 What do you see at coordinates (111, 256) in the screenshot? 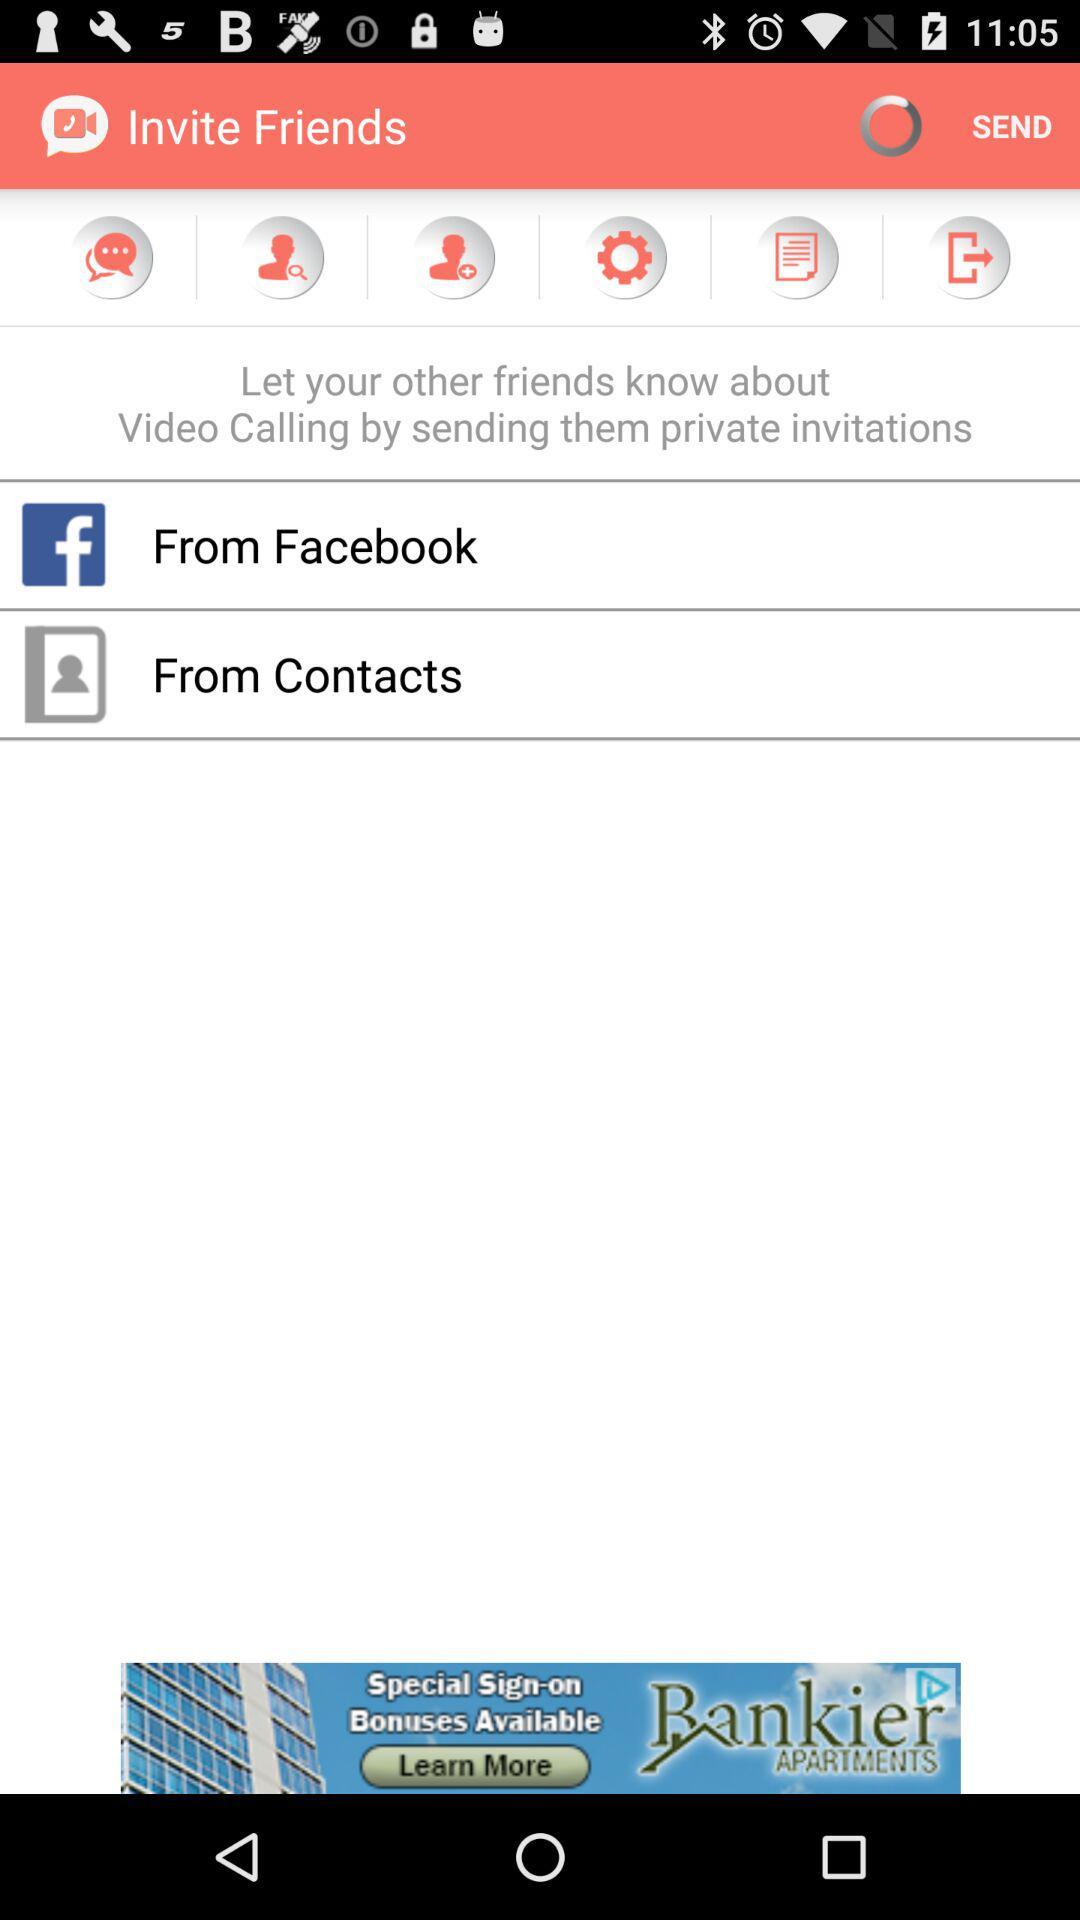
I see `the messages` at bounding box center [111, 256].